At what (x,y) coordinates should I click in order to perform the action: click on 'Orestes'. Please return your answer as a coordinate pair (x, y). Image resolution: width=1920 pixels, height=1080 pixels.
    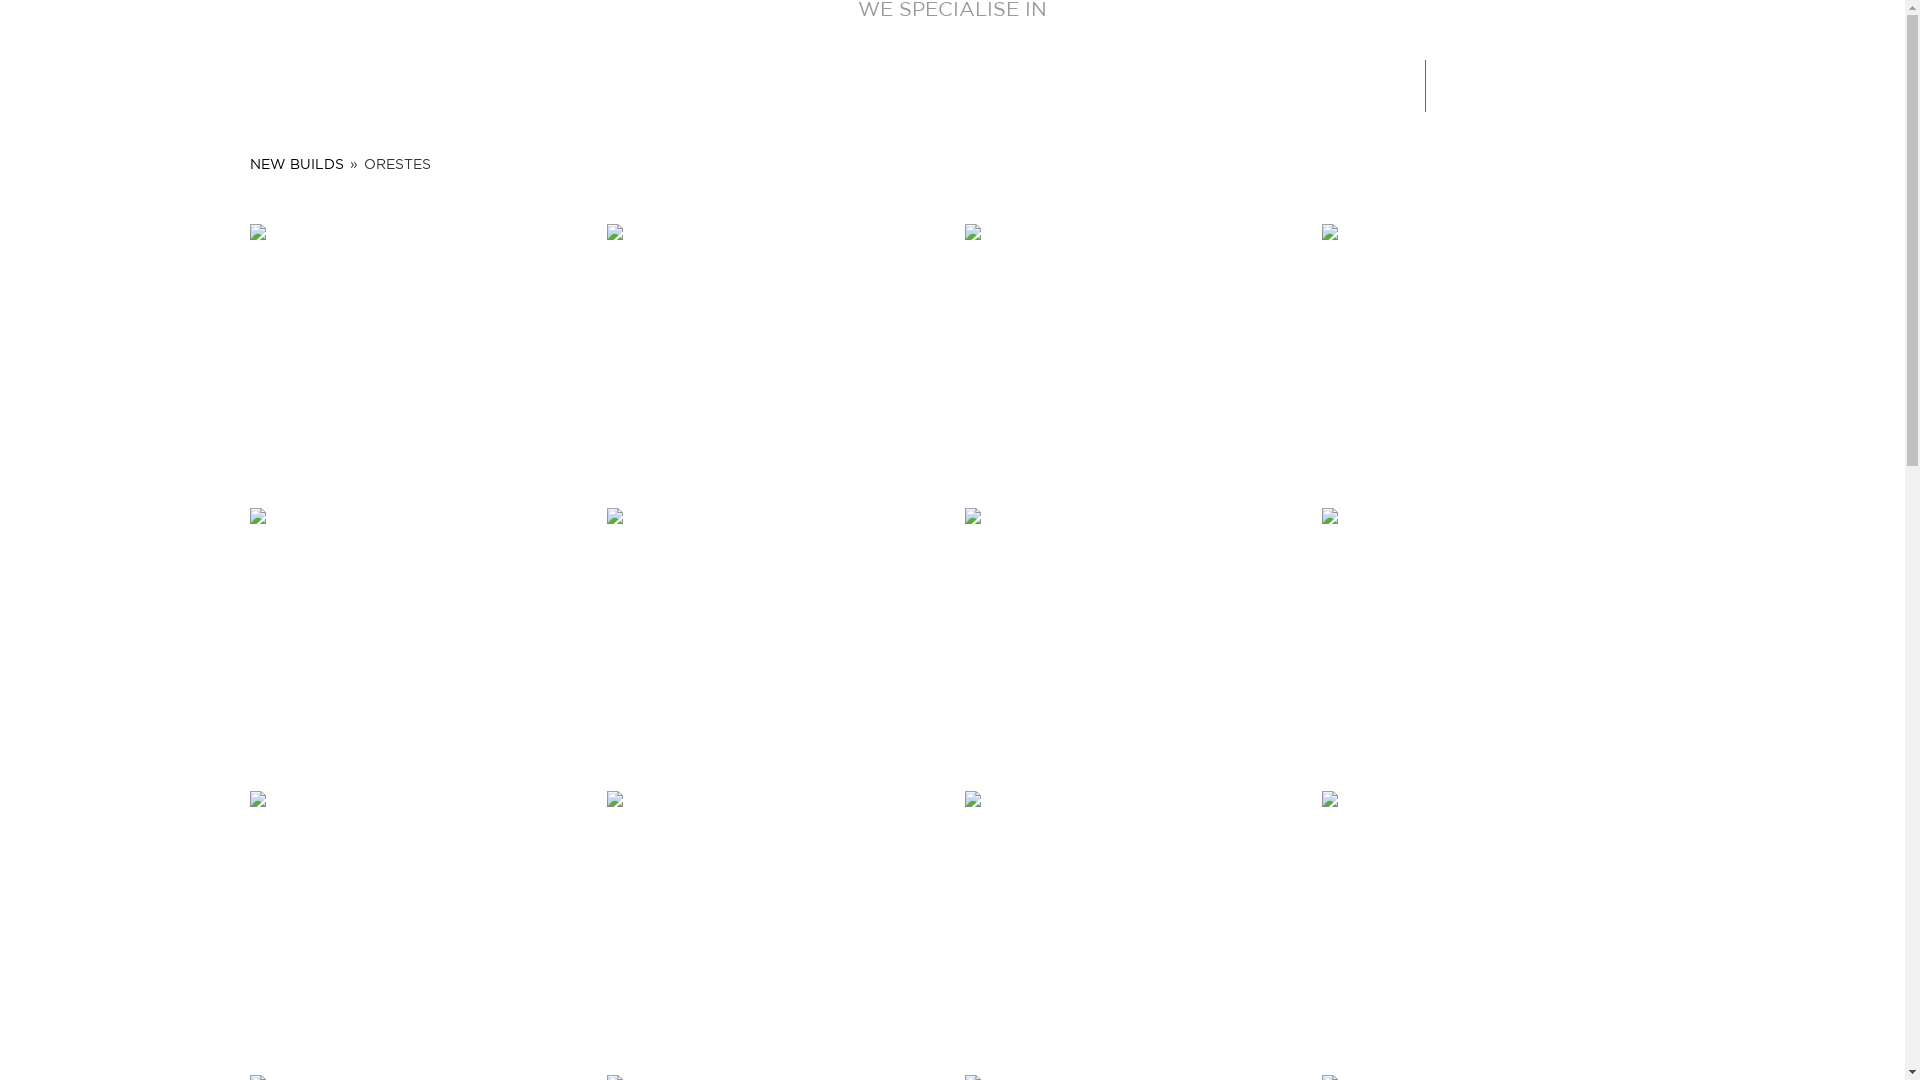
    Looking at the image, I should click on (1488, 920).